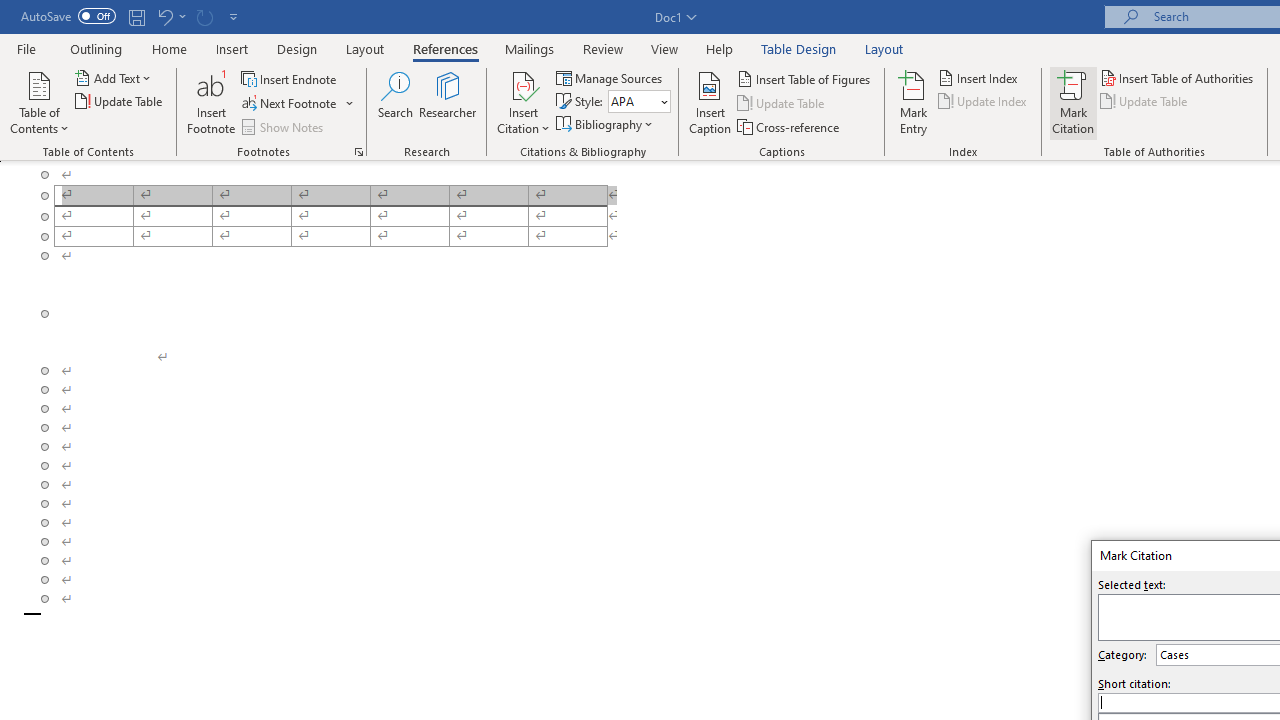 The width and height of the screenshot is (1280, 720). What do you see at coordinates (912, 103) in the screenshot?
I see `'Mark Entry...'` at bounding box center [912, 103].